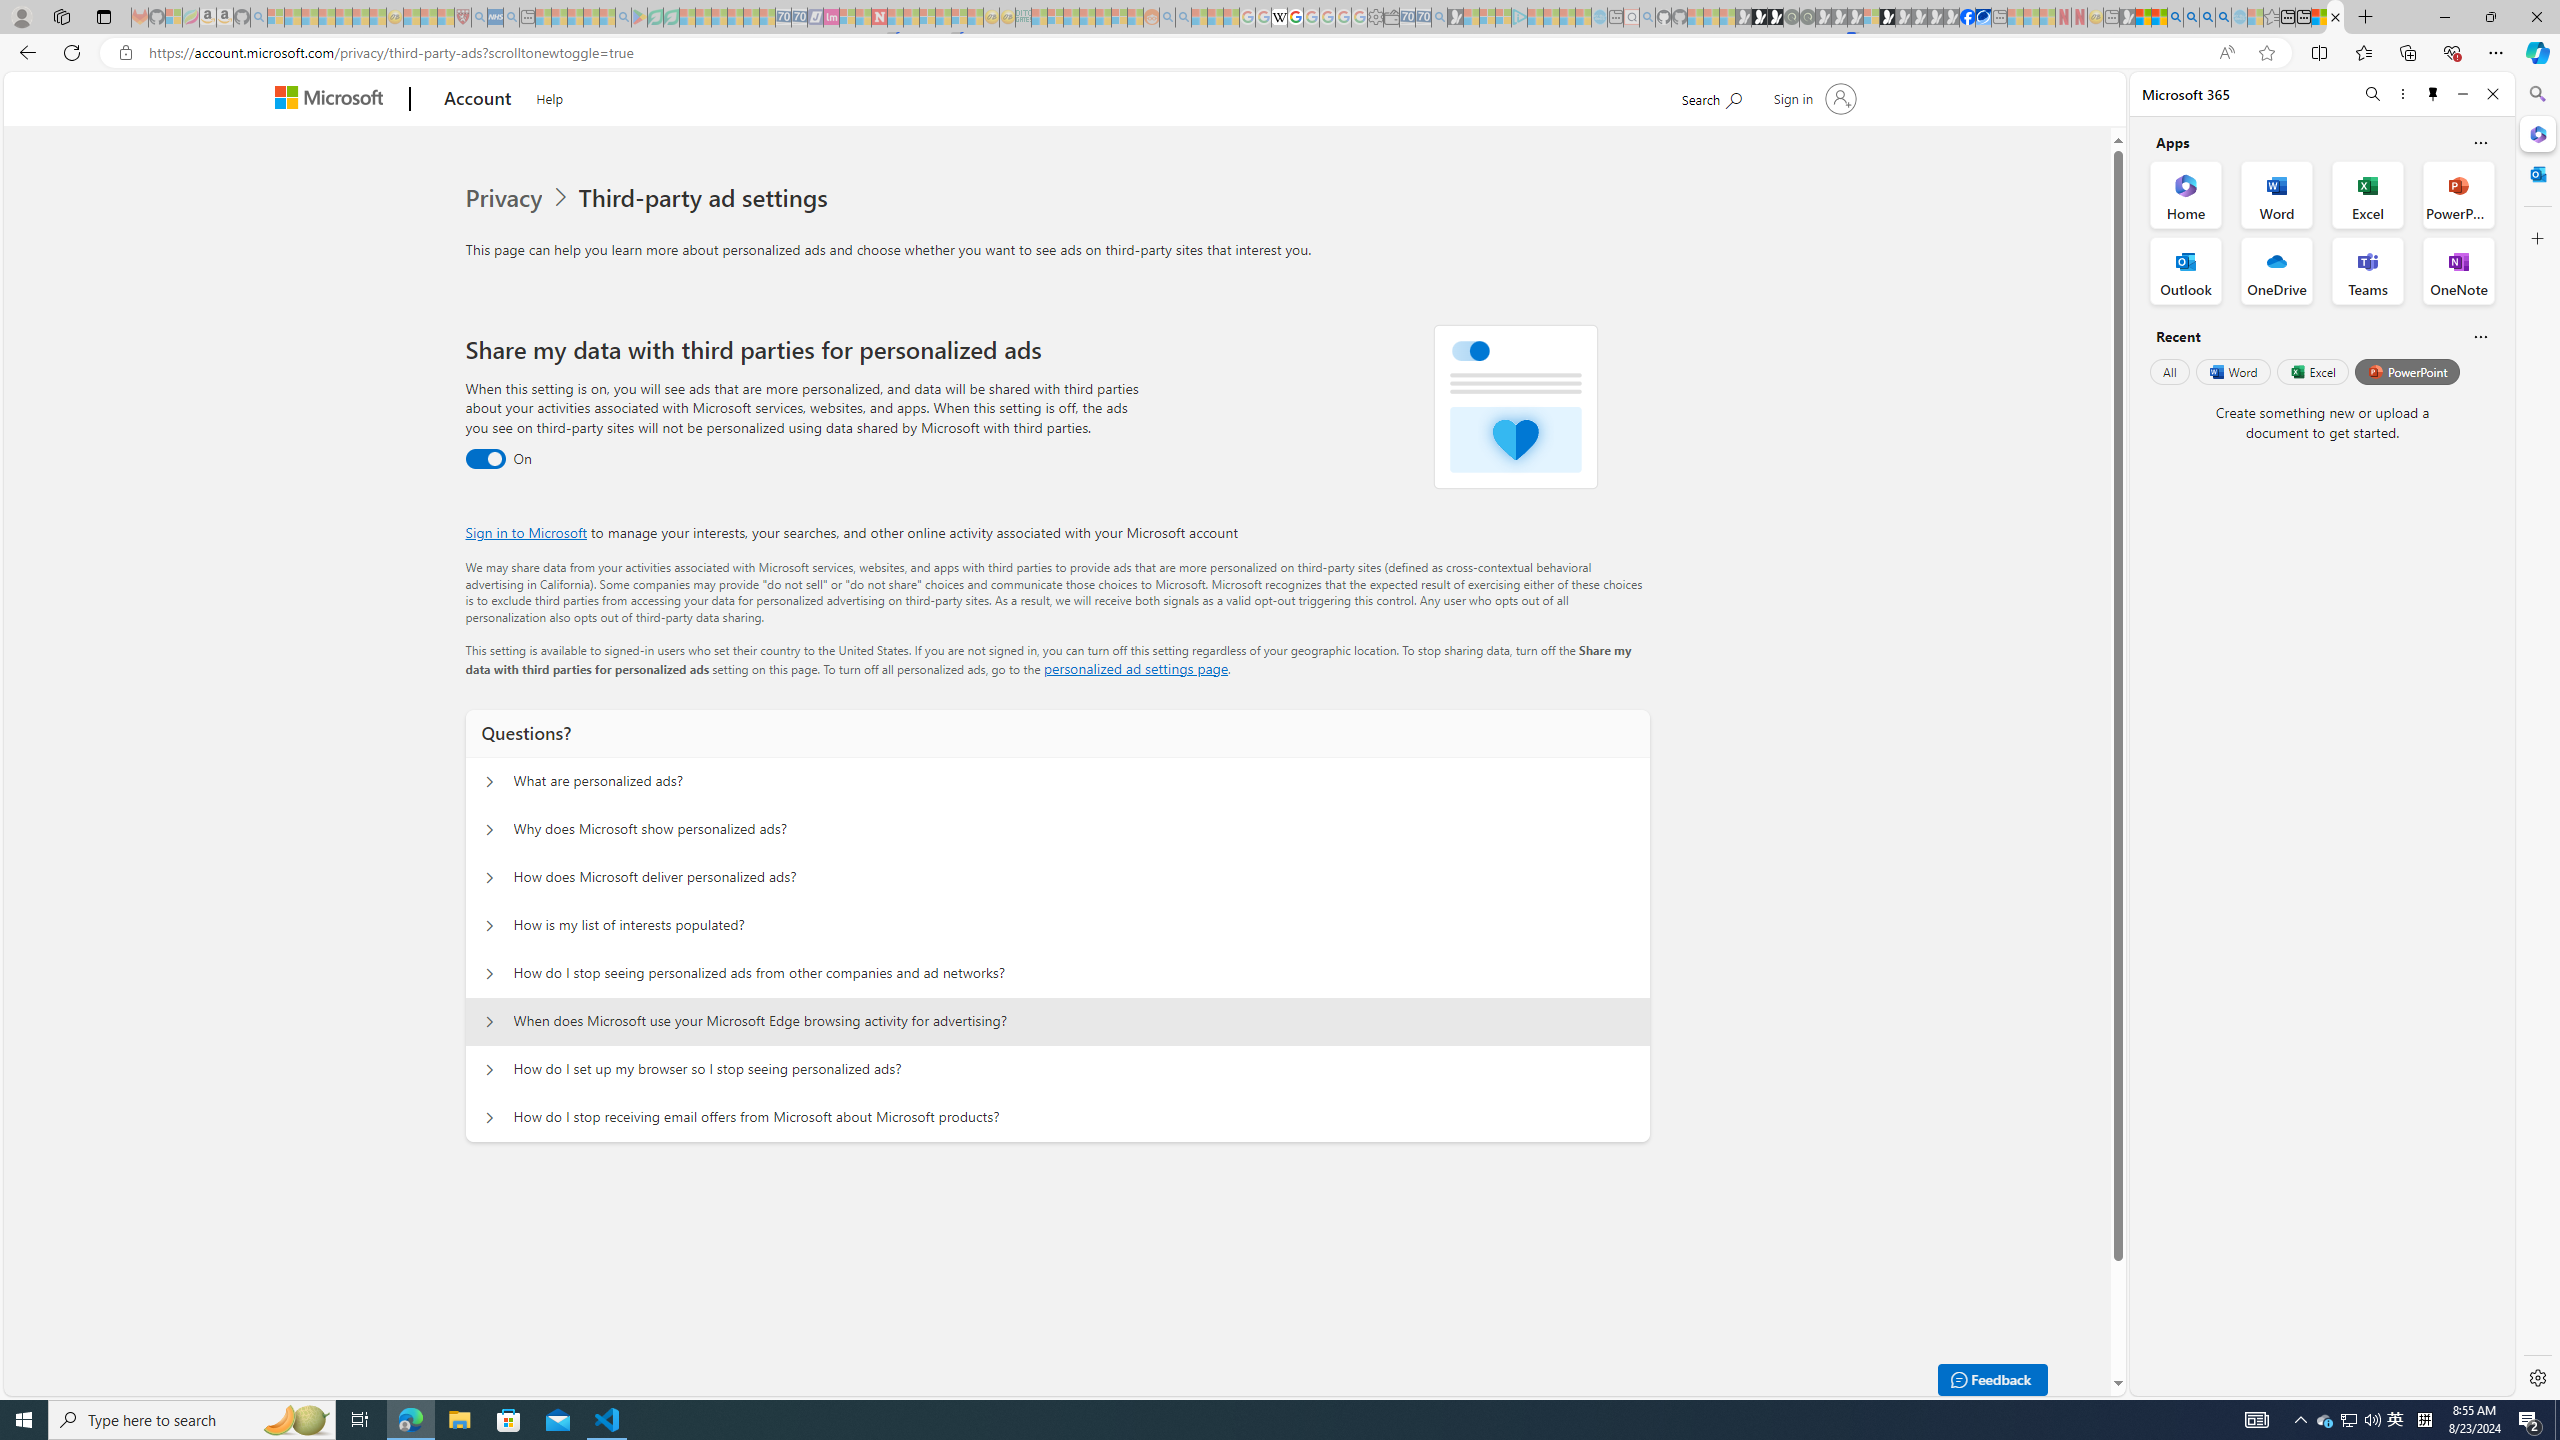  Describe the element at coordinates (1981, 16) in the screenshot. I see `'AirNow.gov'` at that location.